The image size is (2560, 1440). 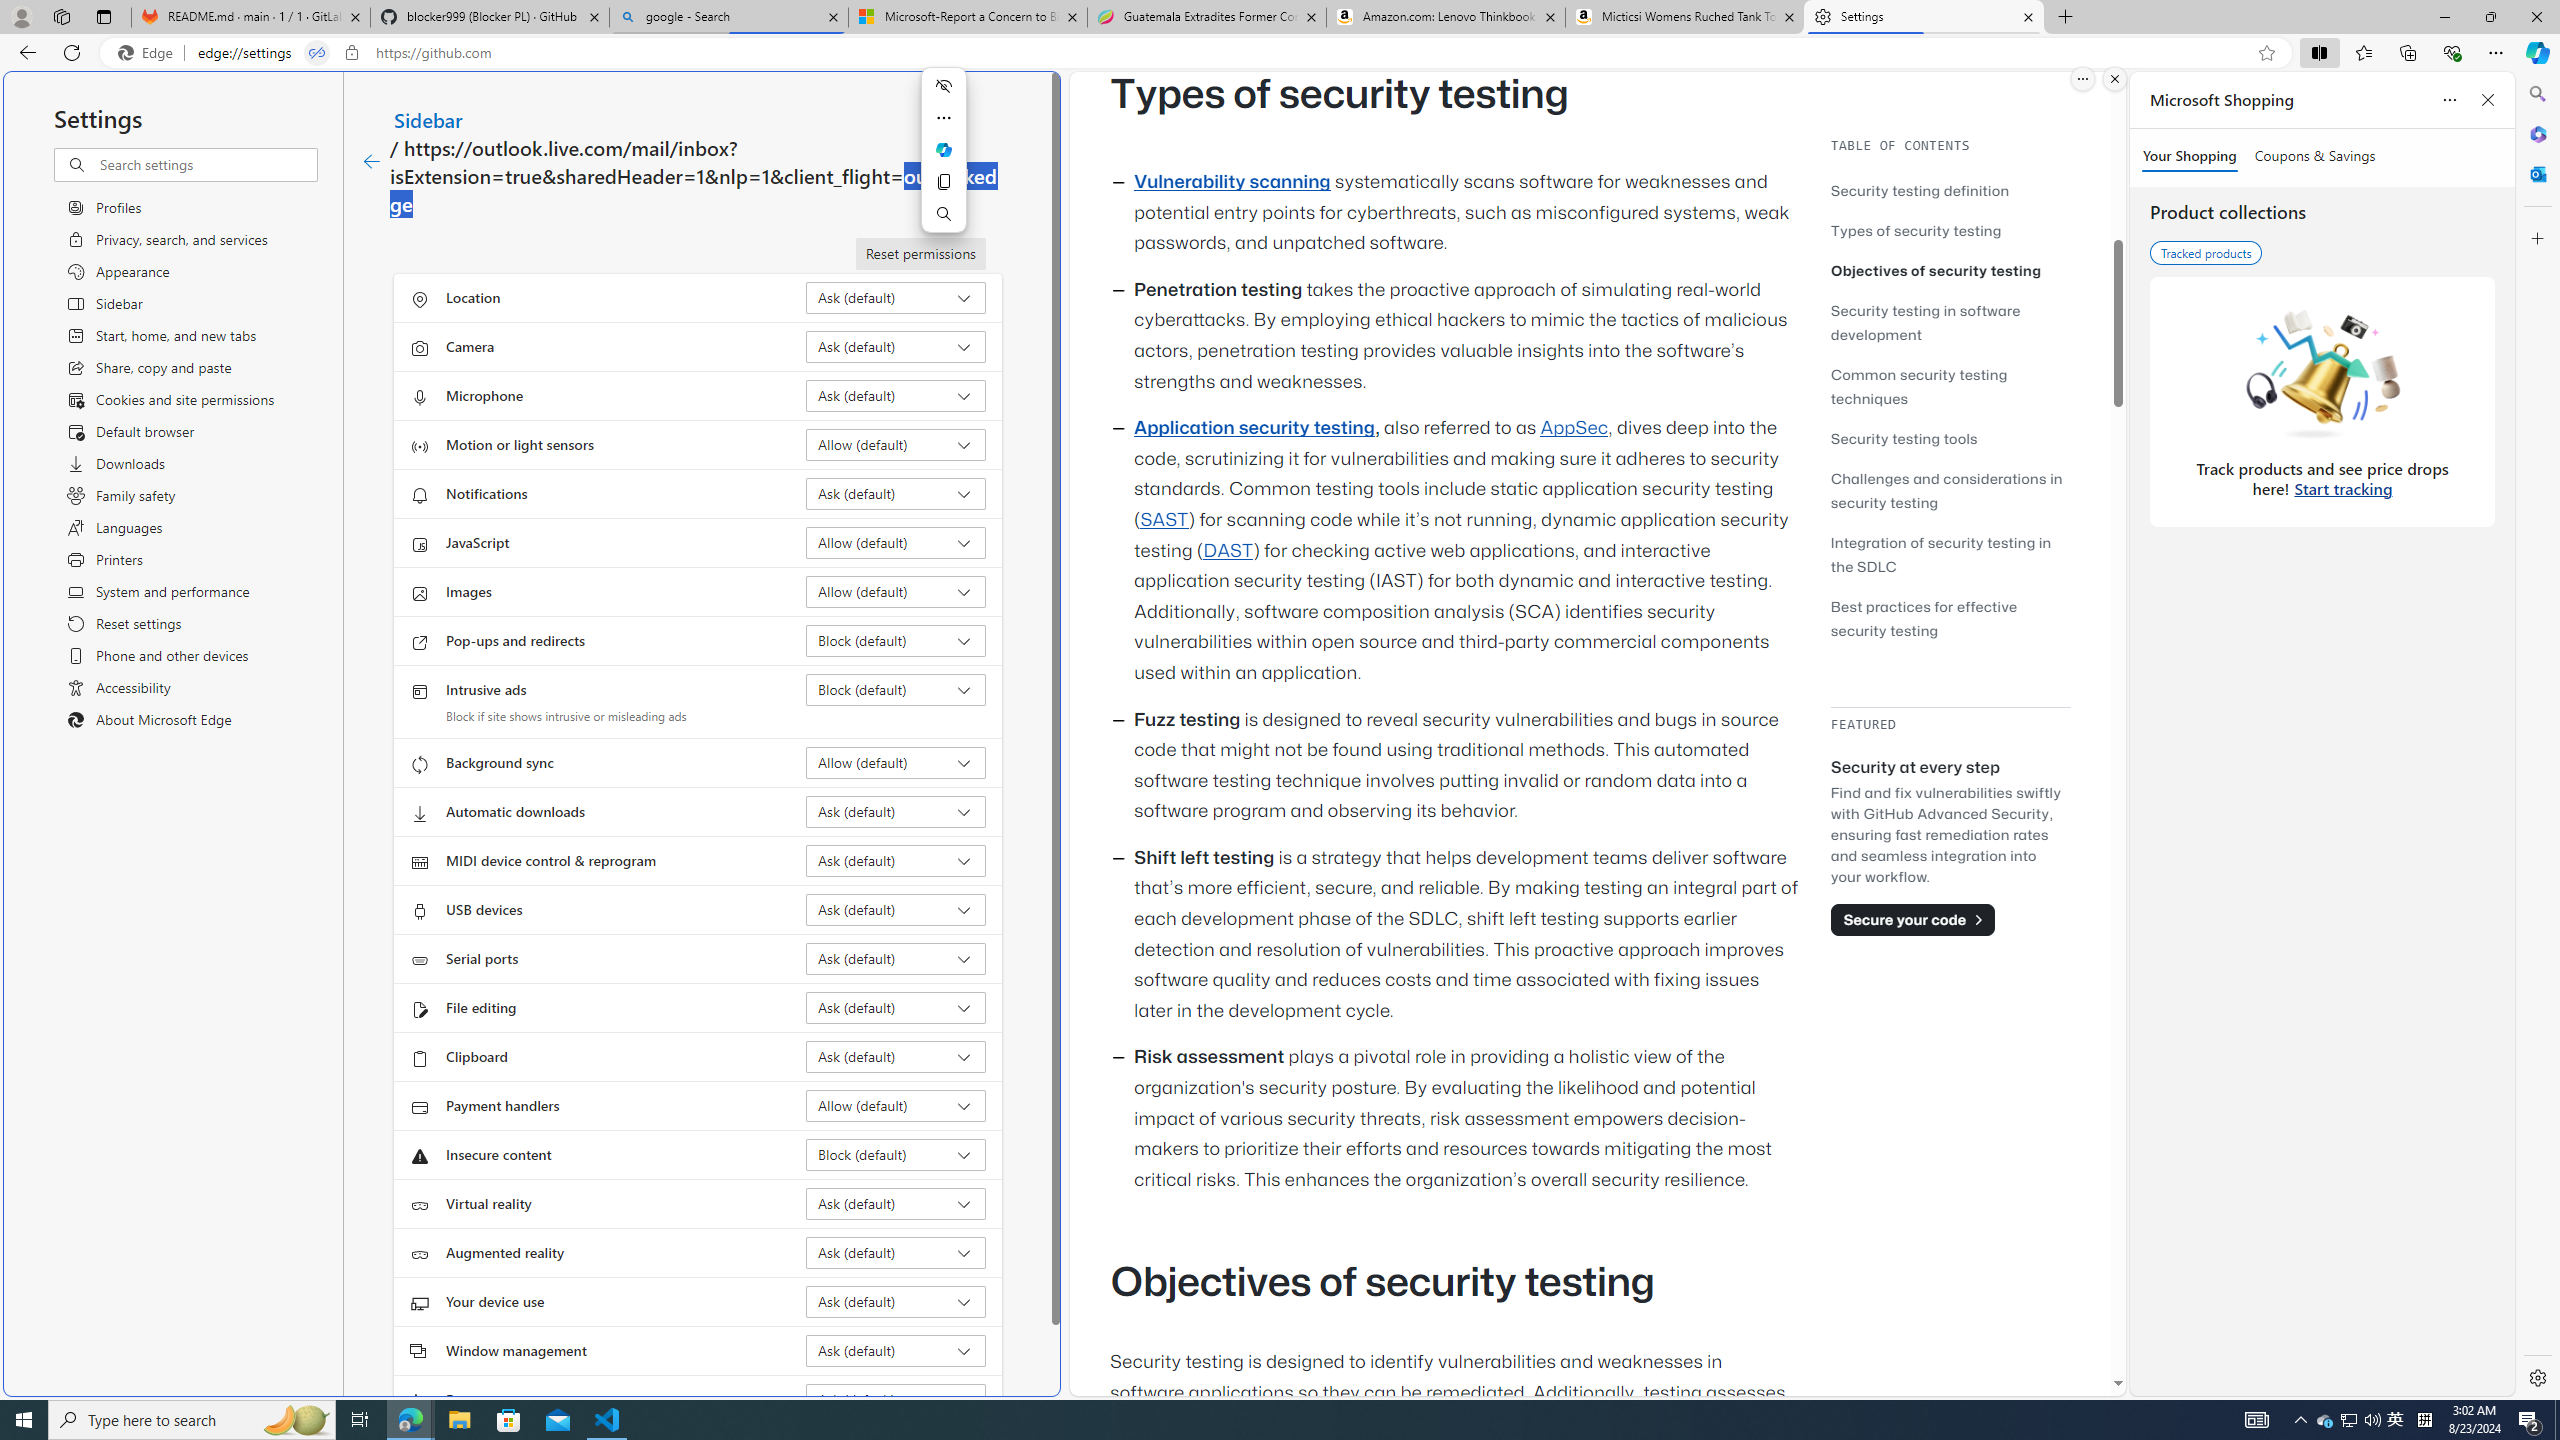 What do you see at coordinates (1231, 181) in the screenshot?
I see `'Vulnerability scanning'` at bounding box center [1231, 181].